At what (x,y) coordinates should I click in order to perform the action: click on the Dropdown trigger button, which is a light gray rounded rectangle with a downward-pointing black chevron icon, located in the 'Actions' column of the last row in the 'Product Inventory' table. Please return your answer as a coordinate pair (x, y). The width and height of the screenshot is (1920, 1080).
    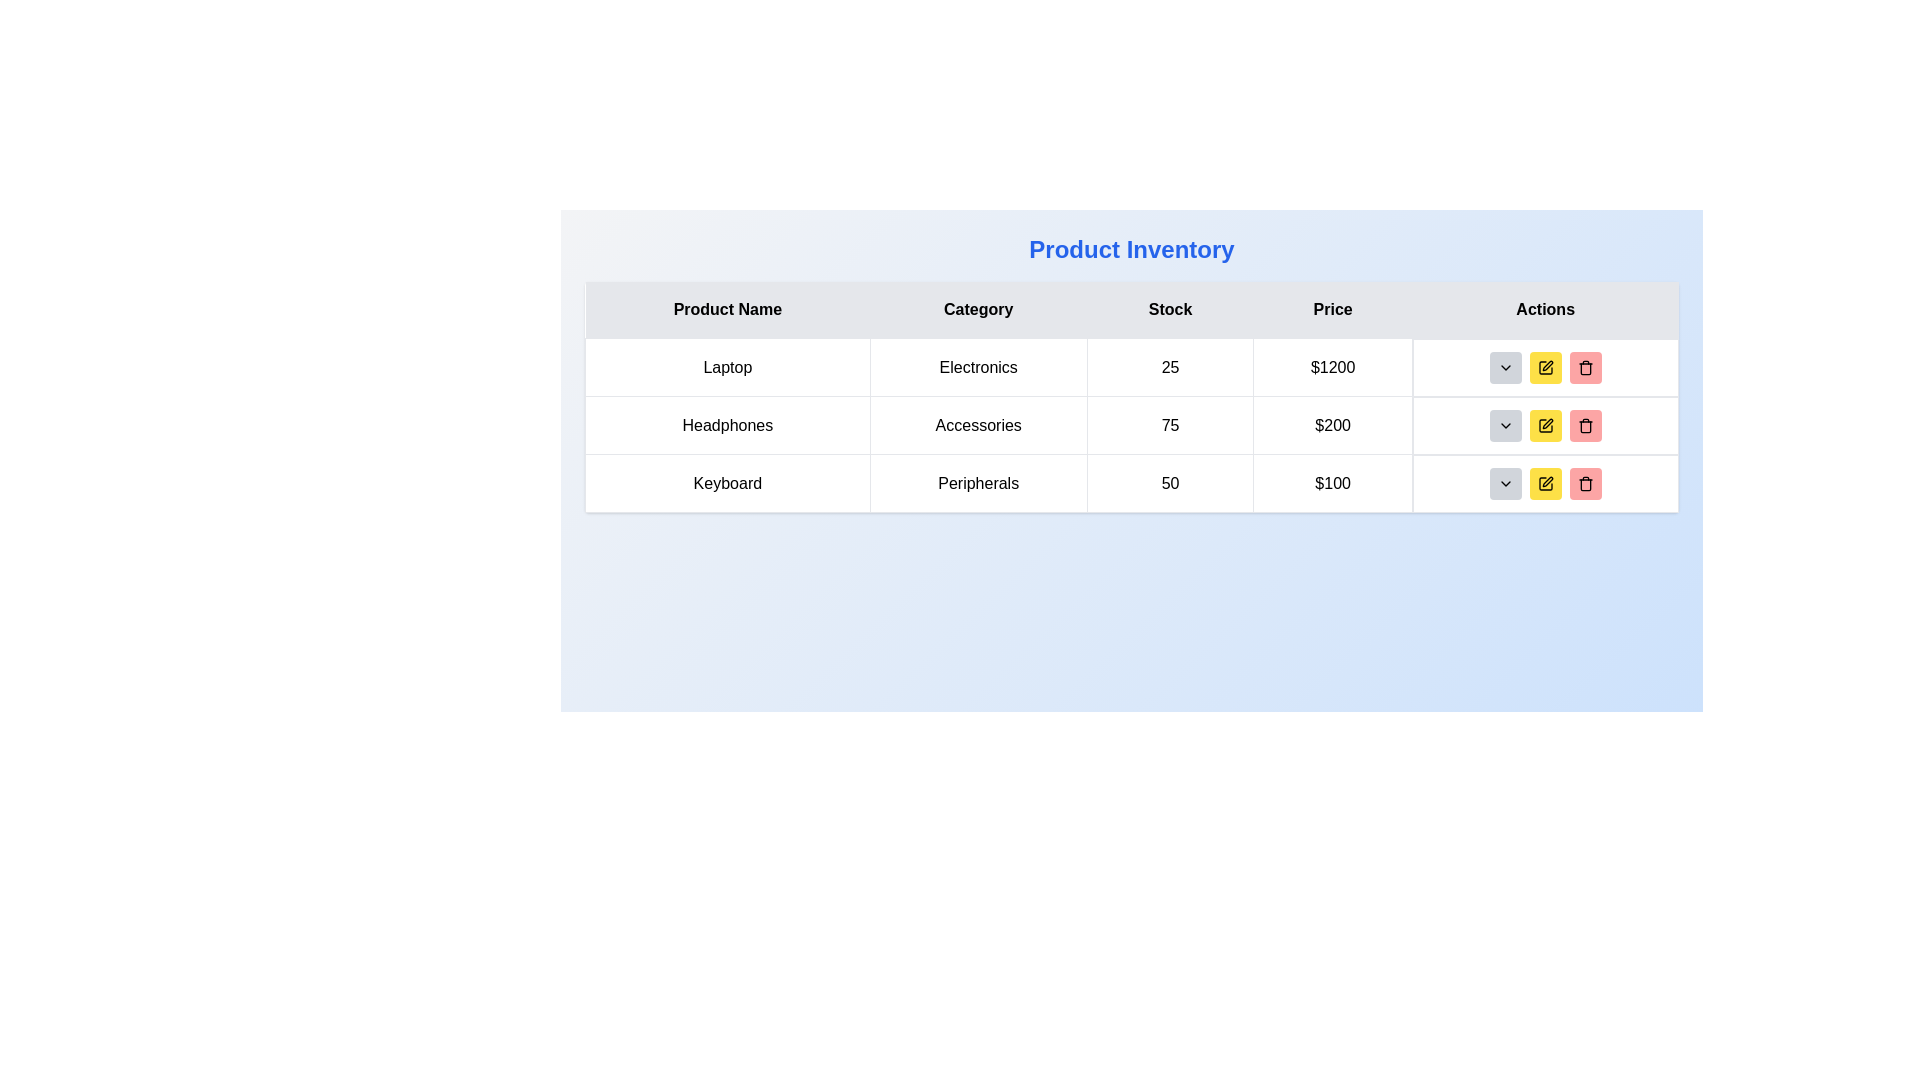
    Looking at the image, I should click on (1505, 483).